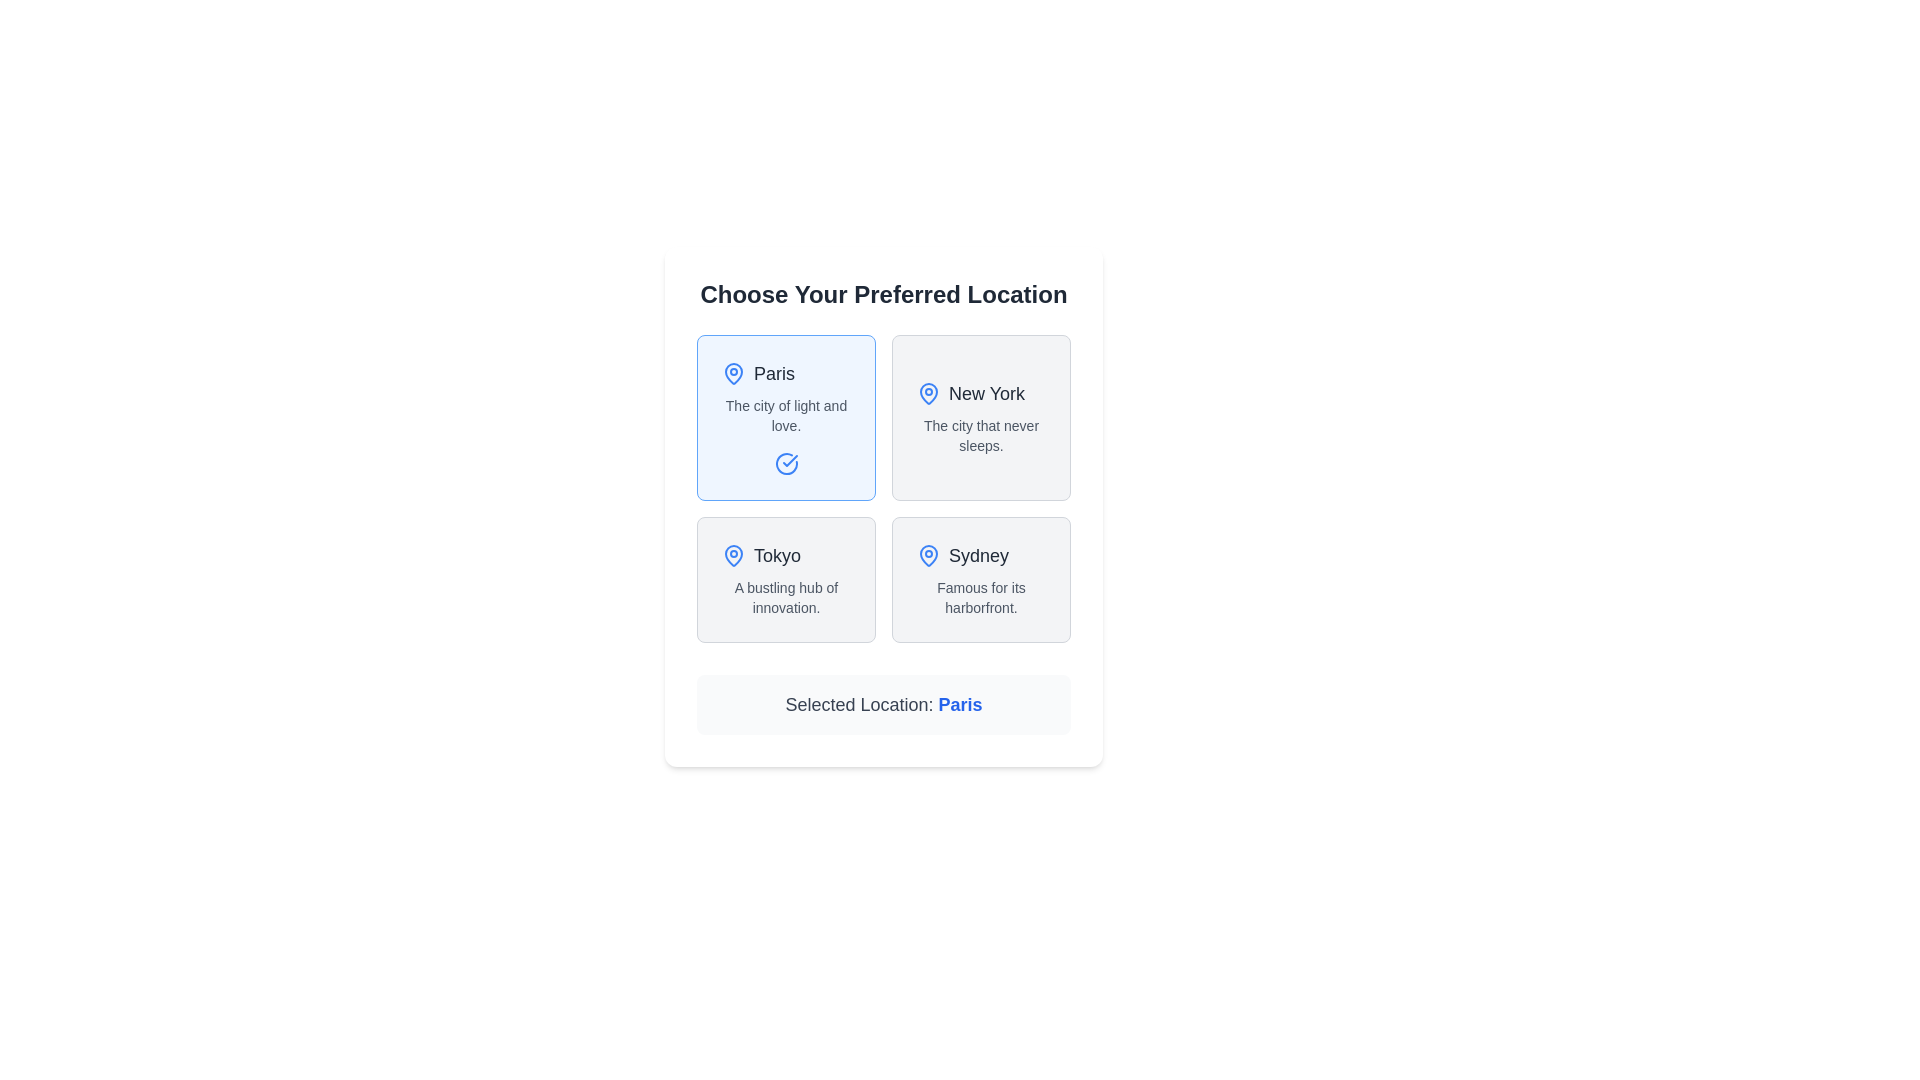  What do you see at coordinates (981, 579) in the screenshot?
I see `the button that represents the selectable option for the location 'Sydney' to mark it as the chosen location` at bounding box center [981, 579].